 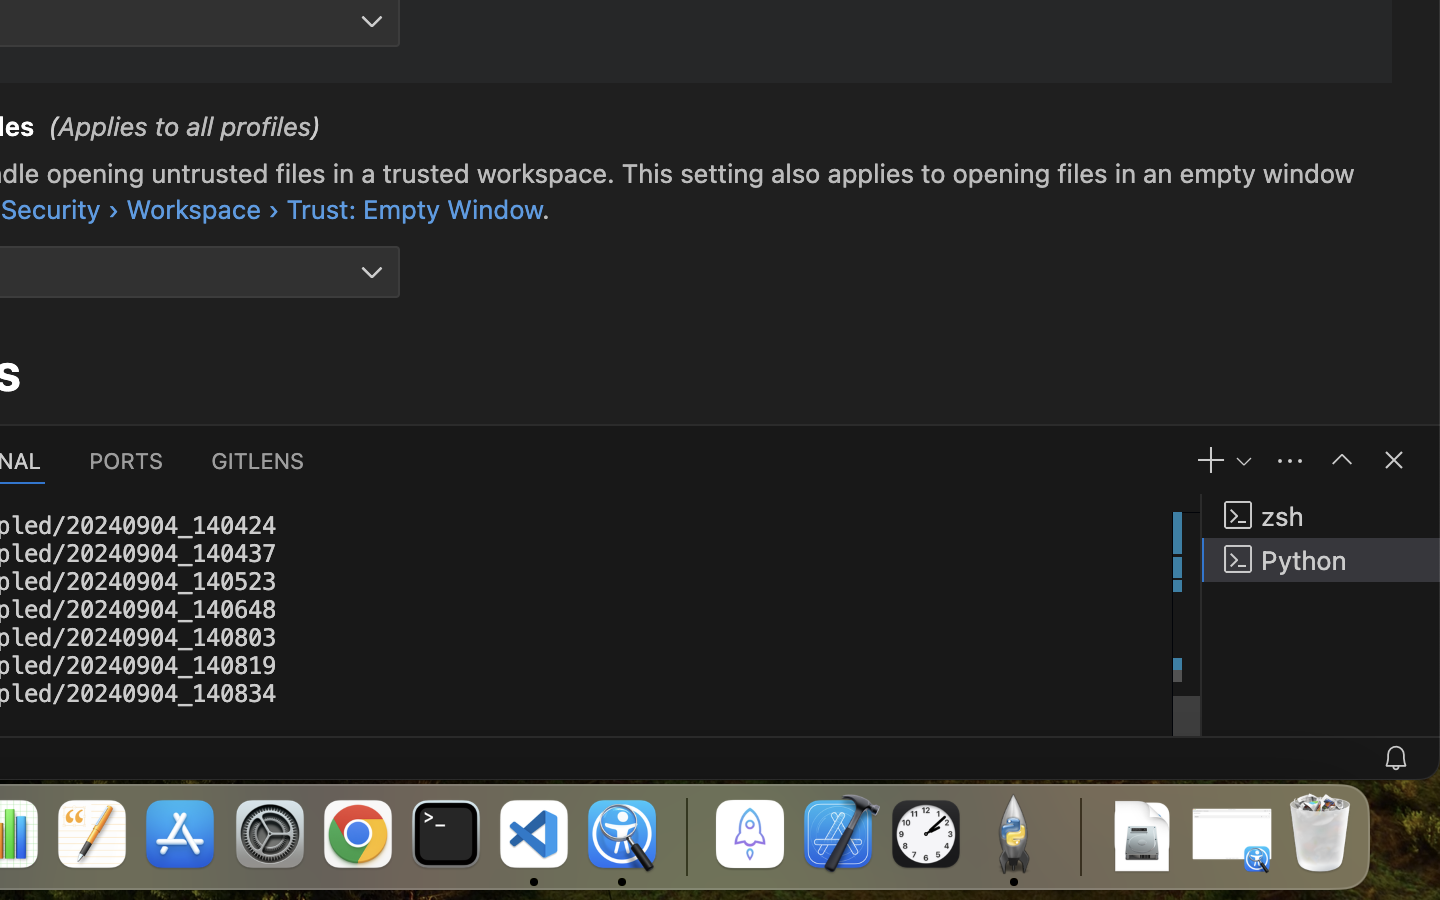 I want to click on 'zsh ', so click(x=1320, y=514).